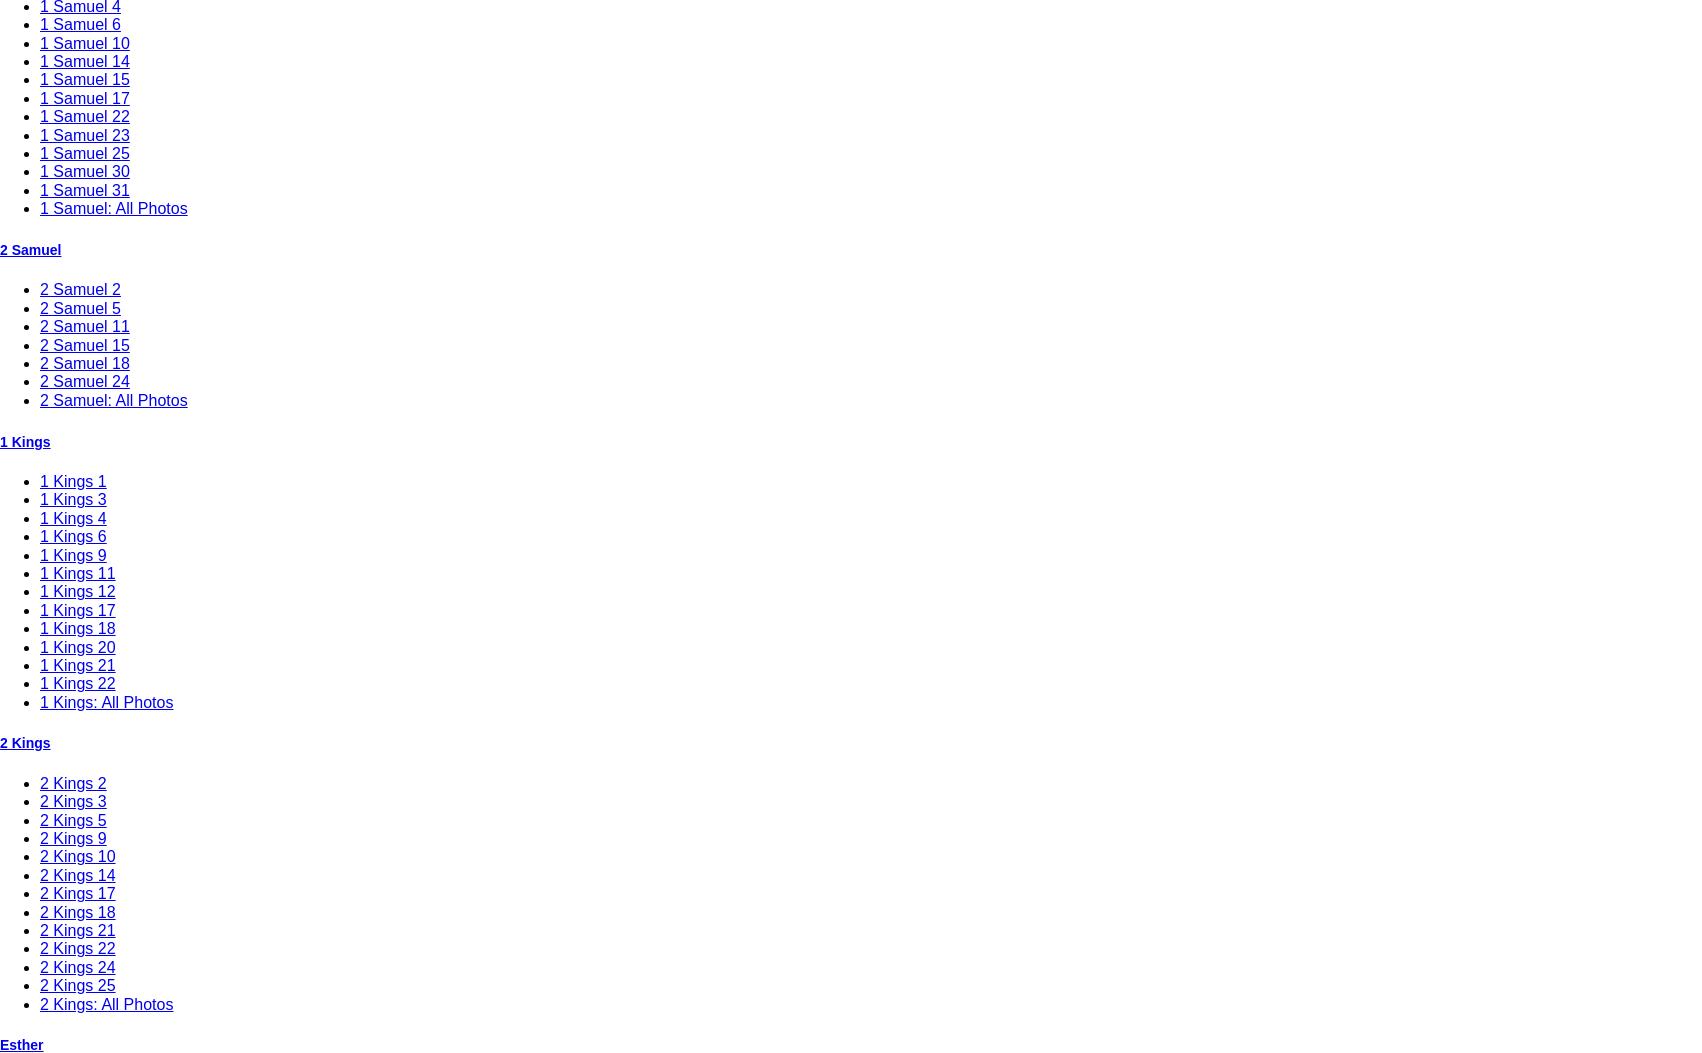 This screenshot has width=1702, height=1053. What do you see at coordinates (39, 380) in the screenshot?
I see `'2 Samuel 24'` at bounding box center [39, 380].